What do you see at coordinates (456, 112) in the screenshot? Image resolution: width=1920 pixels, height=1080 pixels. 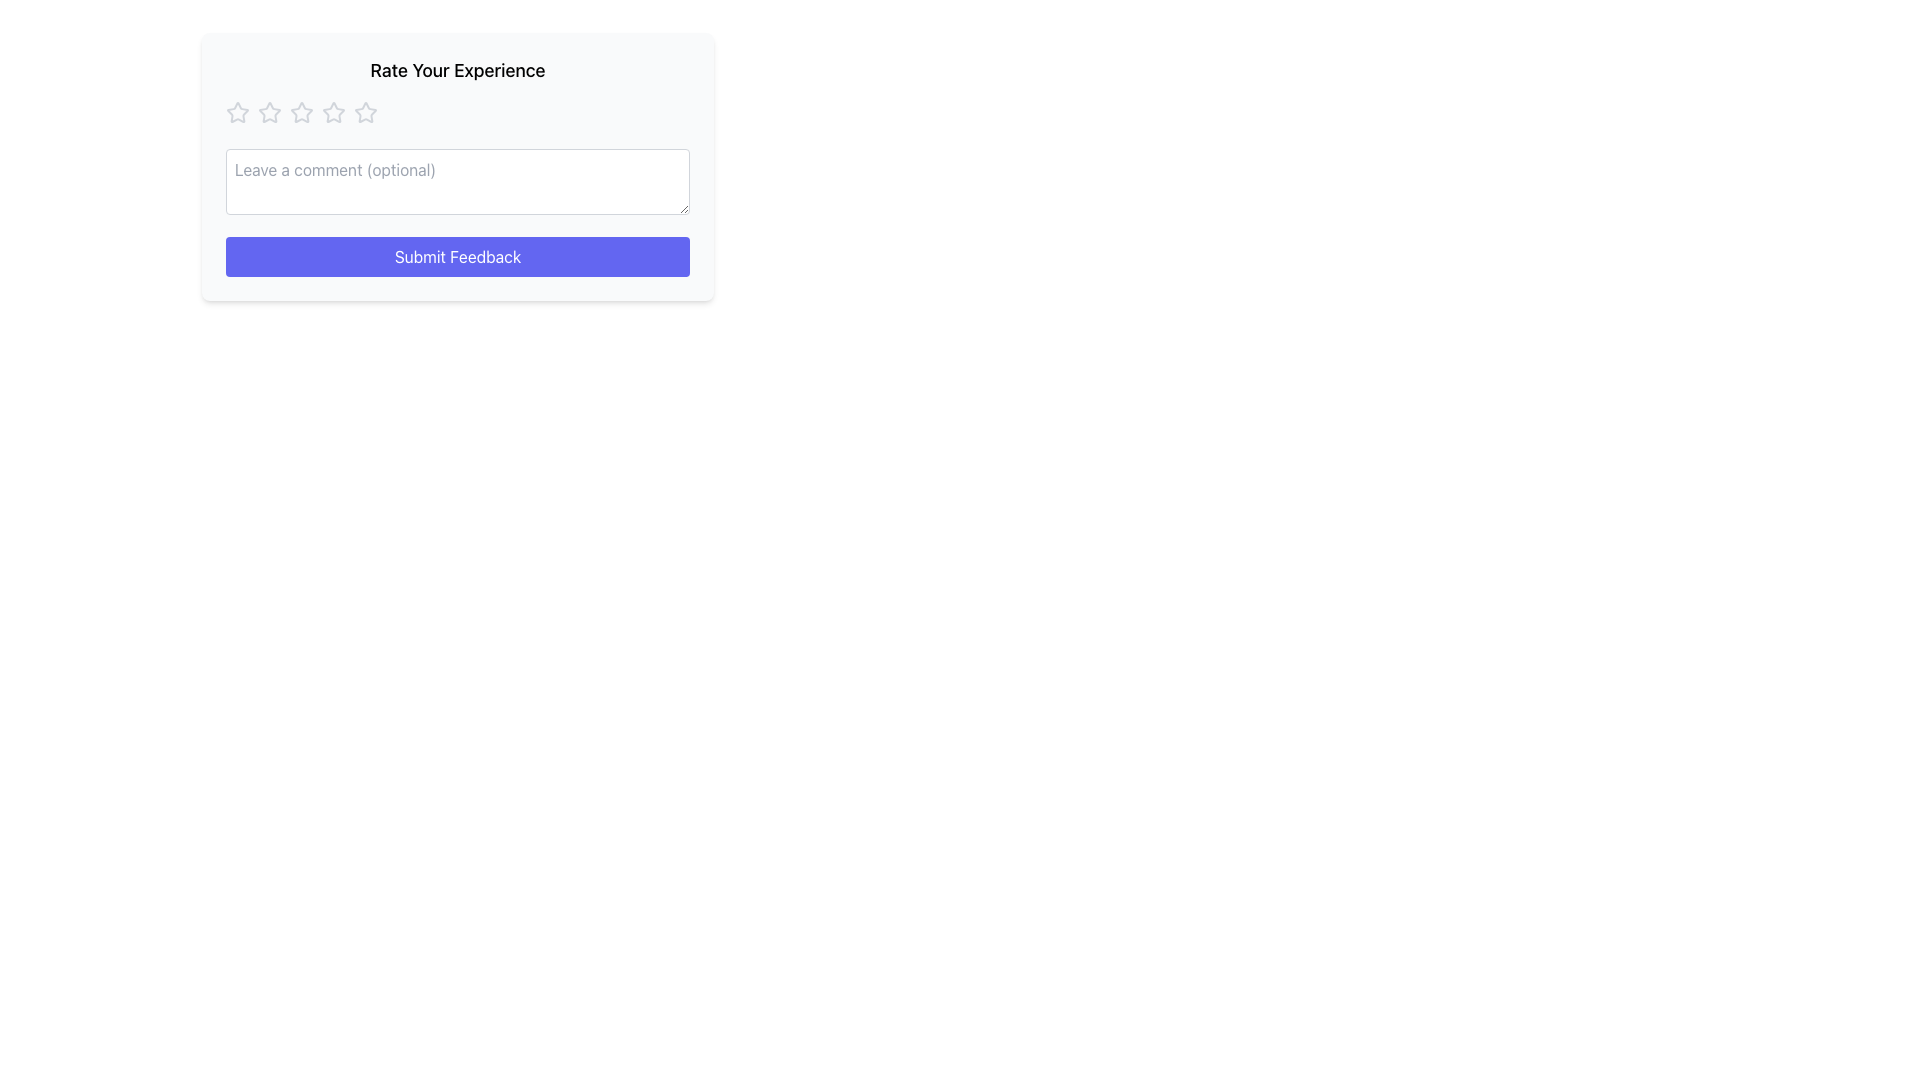 I see `the second star in the star-based rating component to activate hover states` at bounding box center [456, 112].